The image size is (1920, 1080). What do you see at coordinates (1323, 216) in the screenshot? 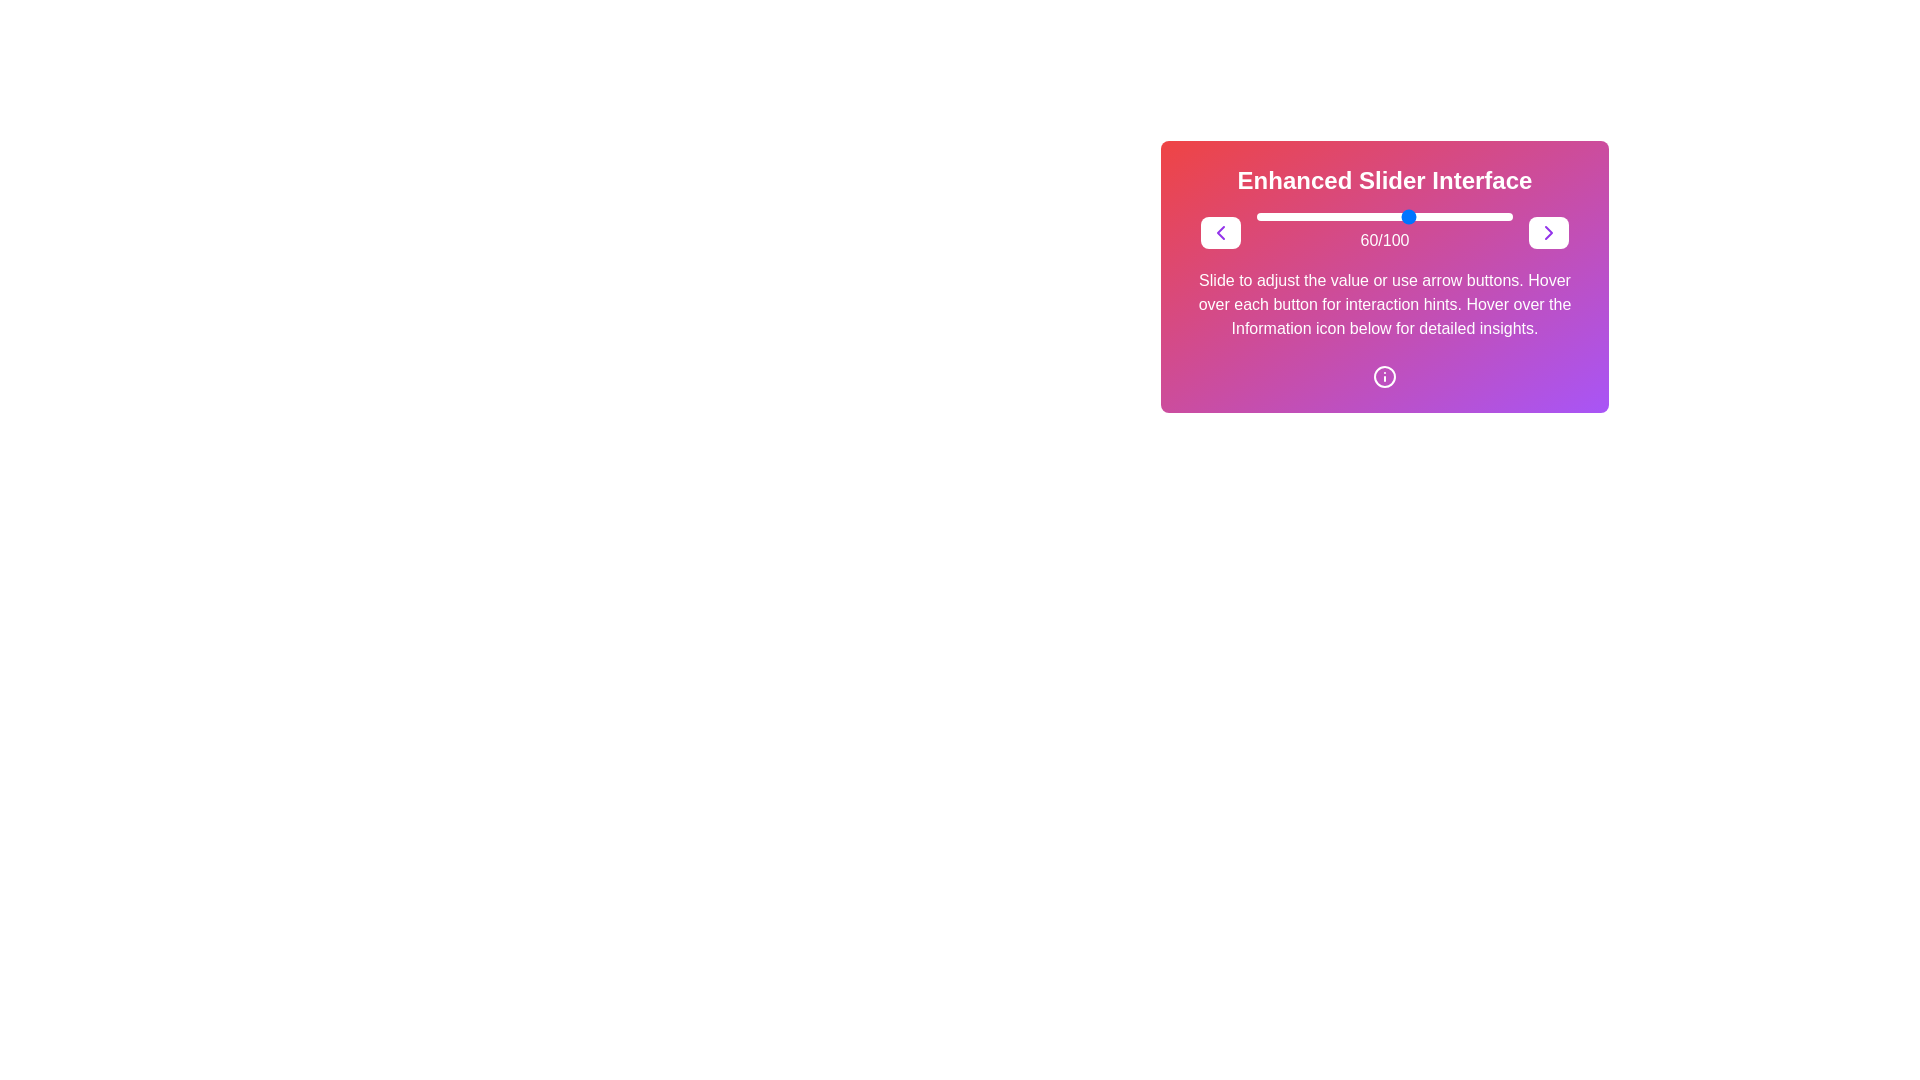
I see `the slider` at bounding box center [1323, 216].